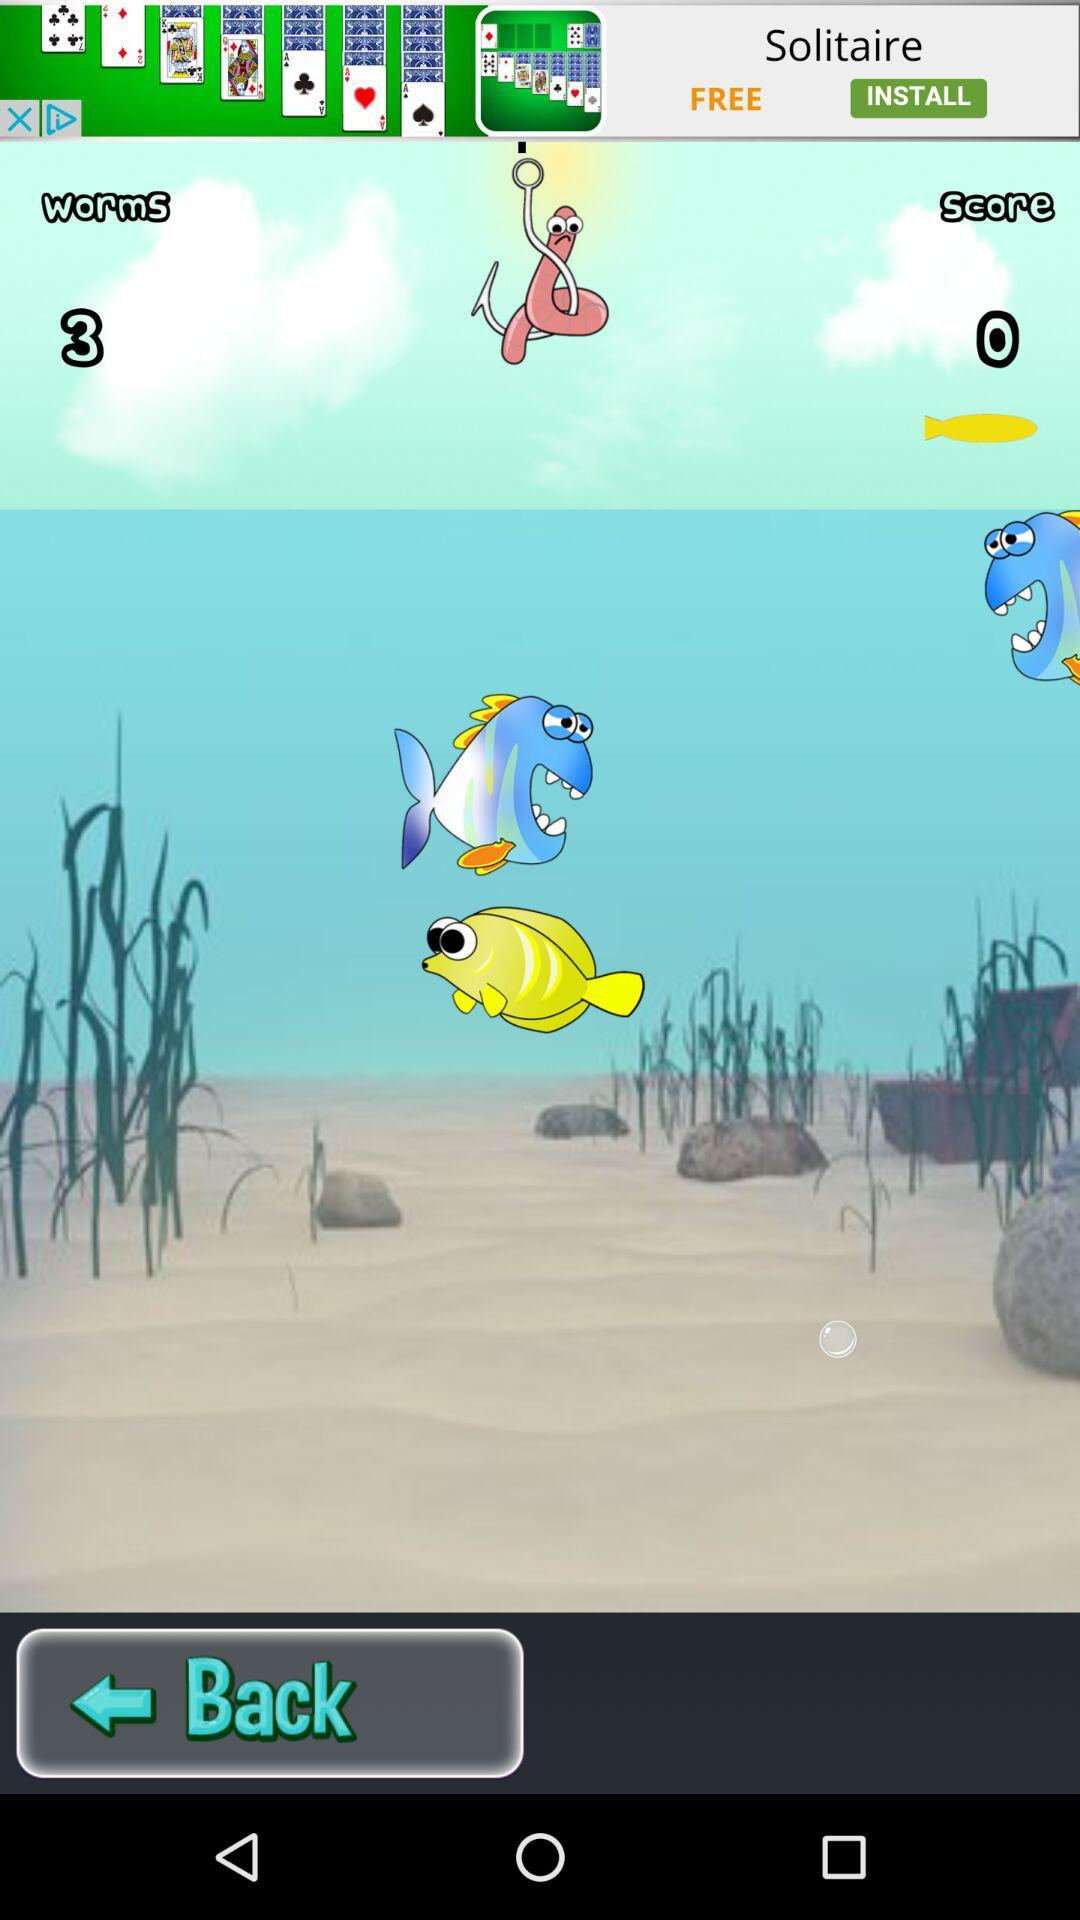  I want to click on the sliders icon, so click(270, 1822).